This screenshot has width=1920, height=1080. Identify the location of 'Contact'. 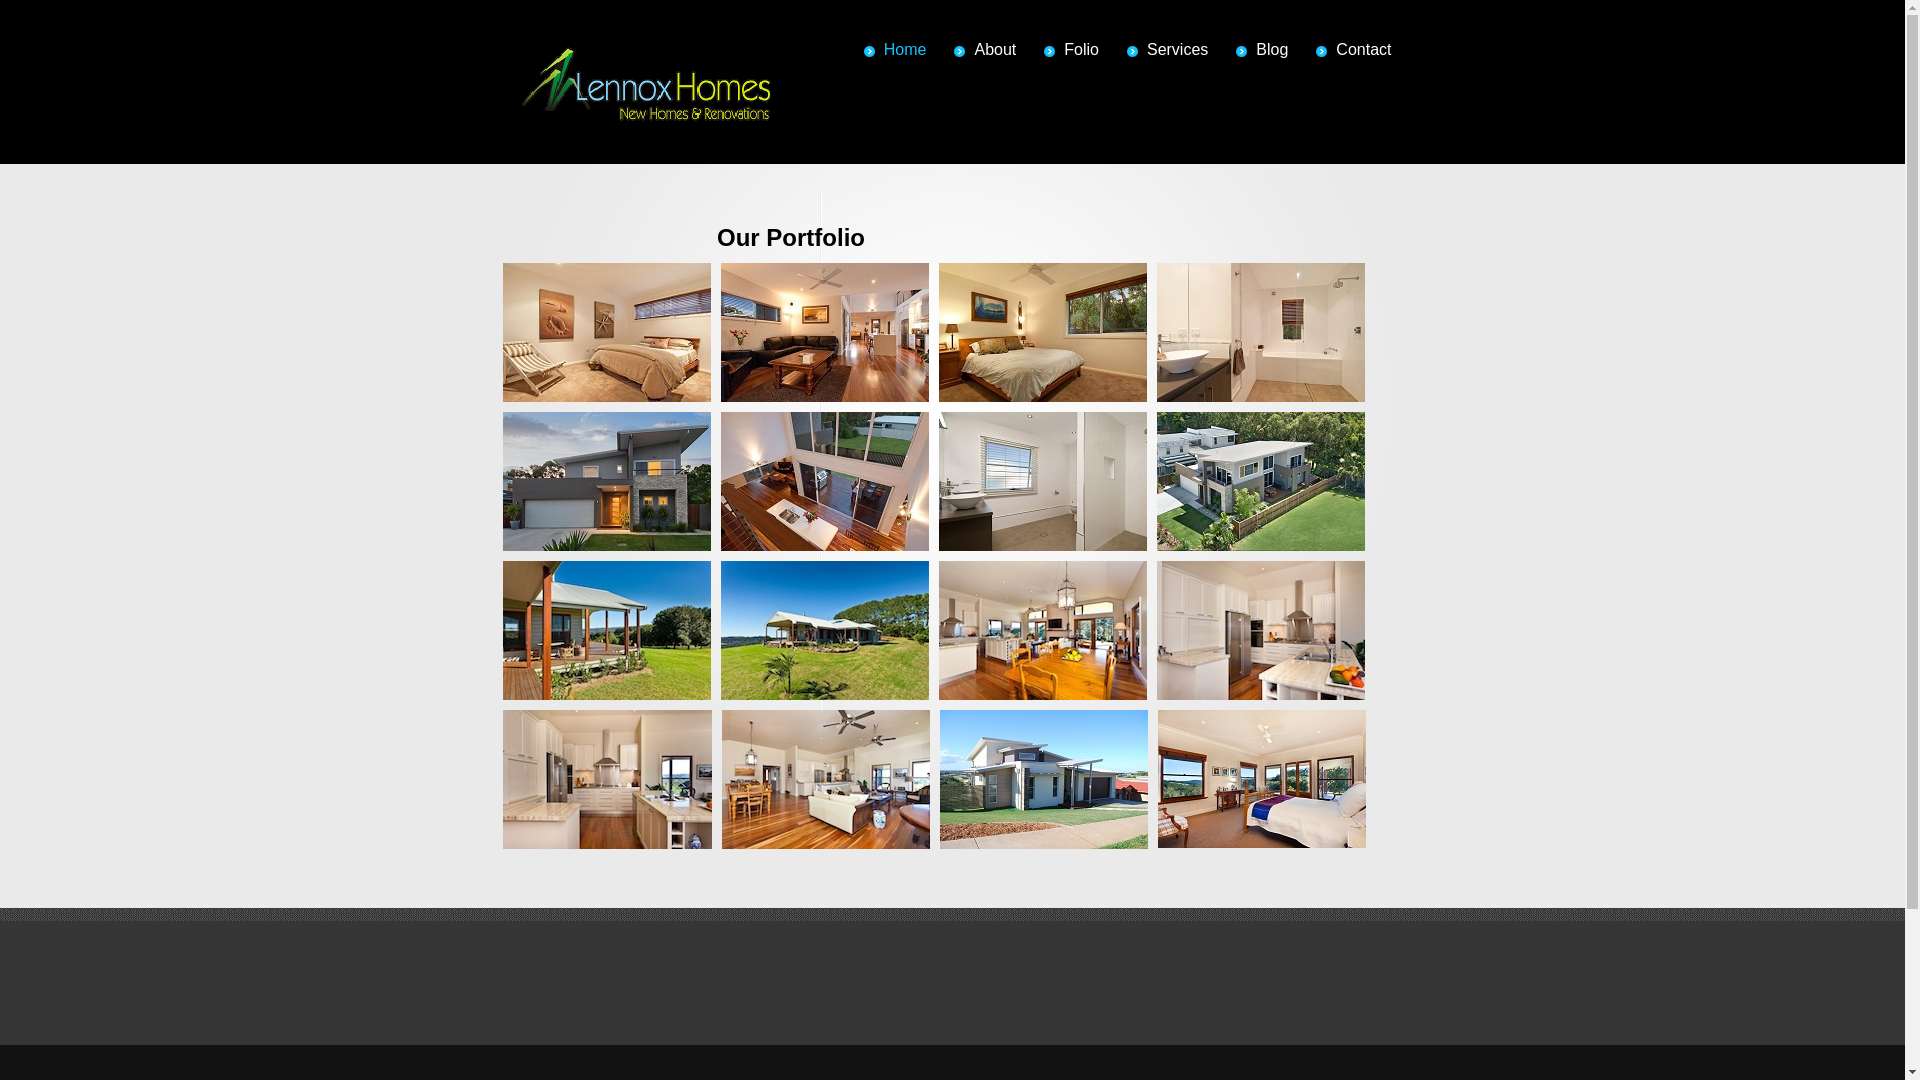
(1353, 49).